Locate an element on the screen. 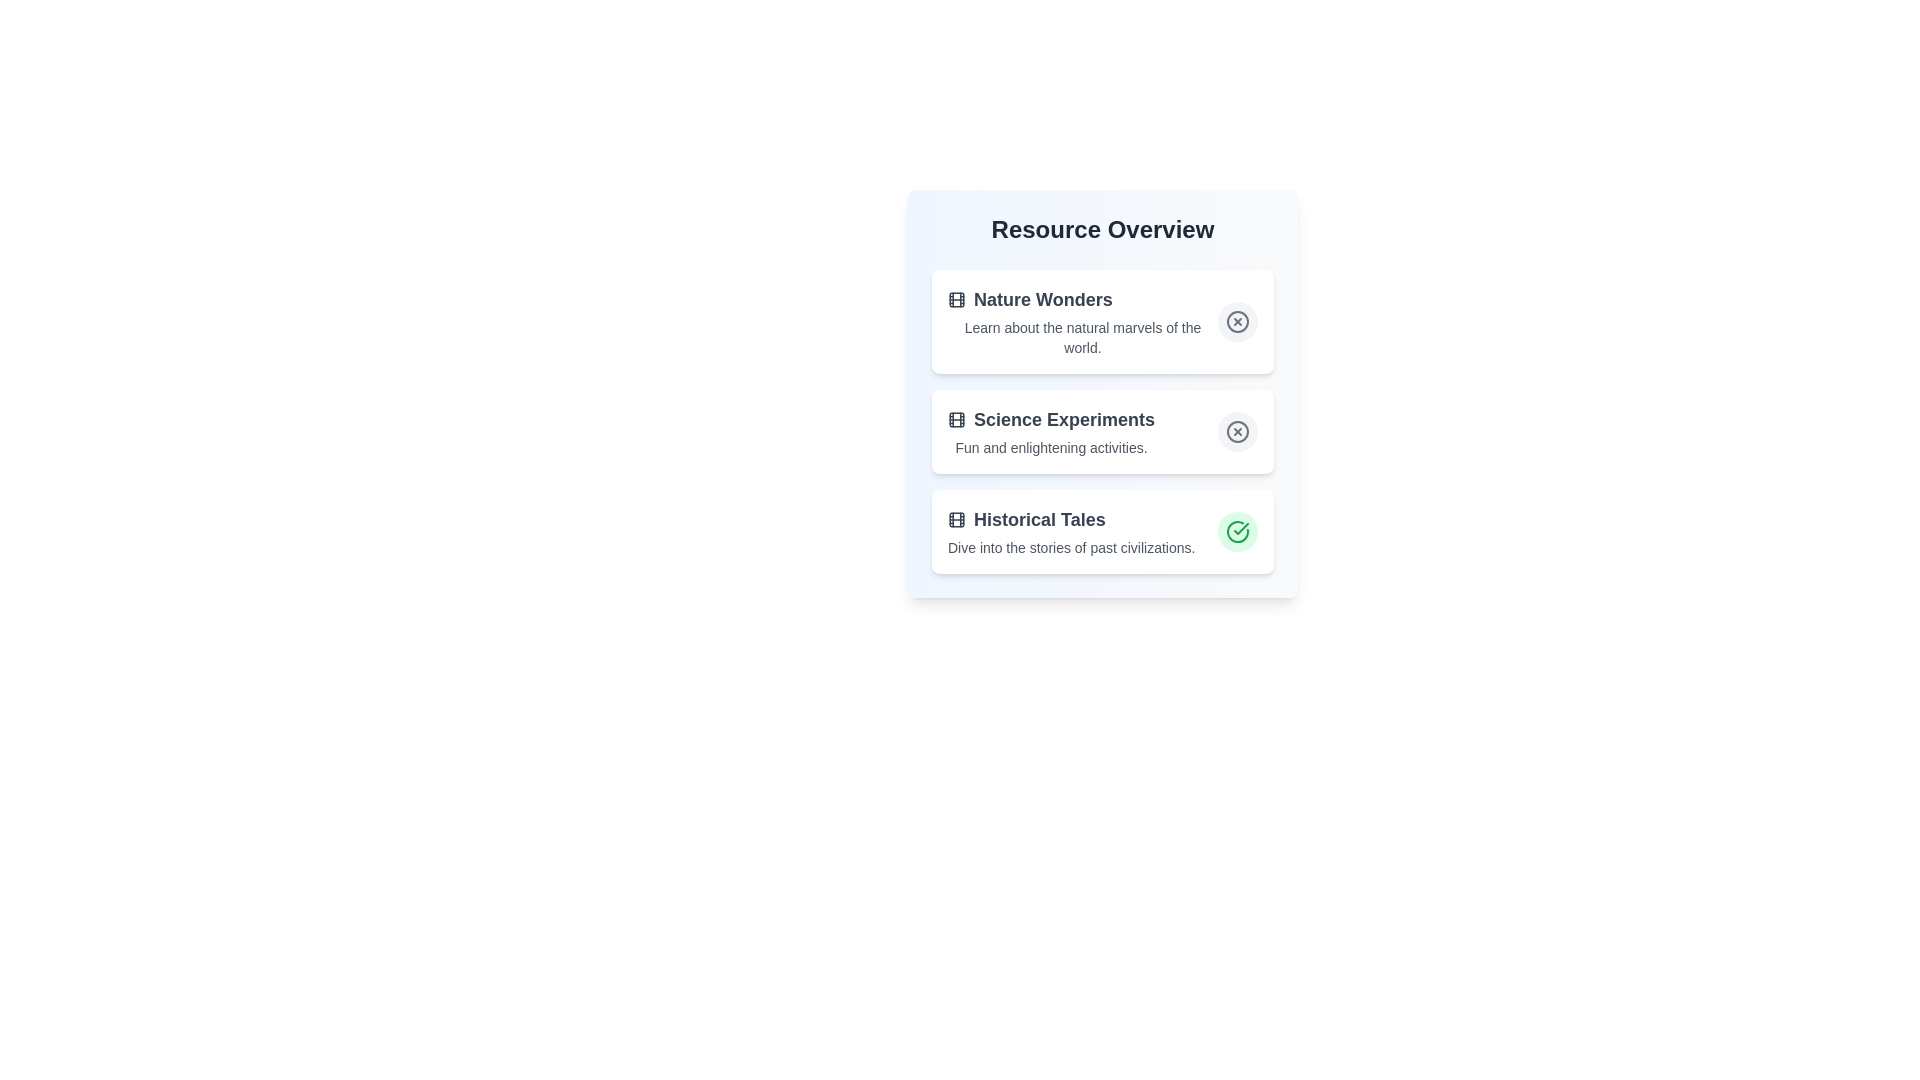  the description of the resource item titled Historical Tales is located at coordinates (1070, 531).